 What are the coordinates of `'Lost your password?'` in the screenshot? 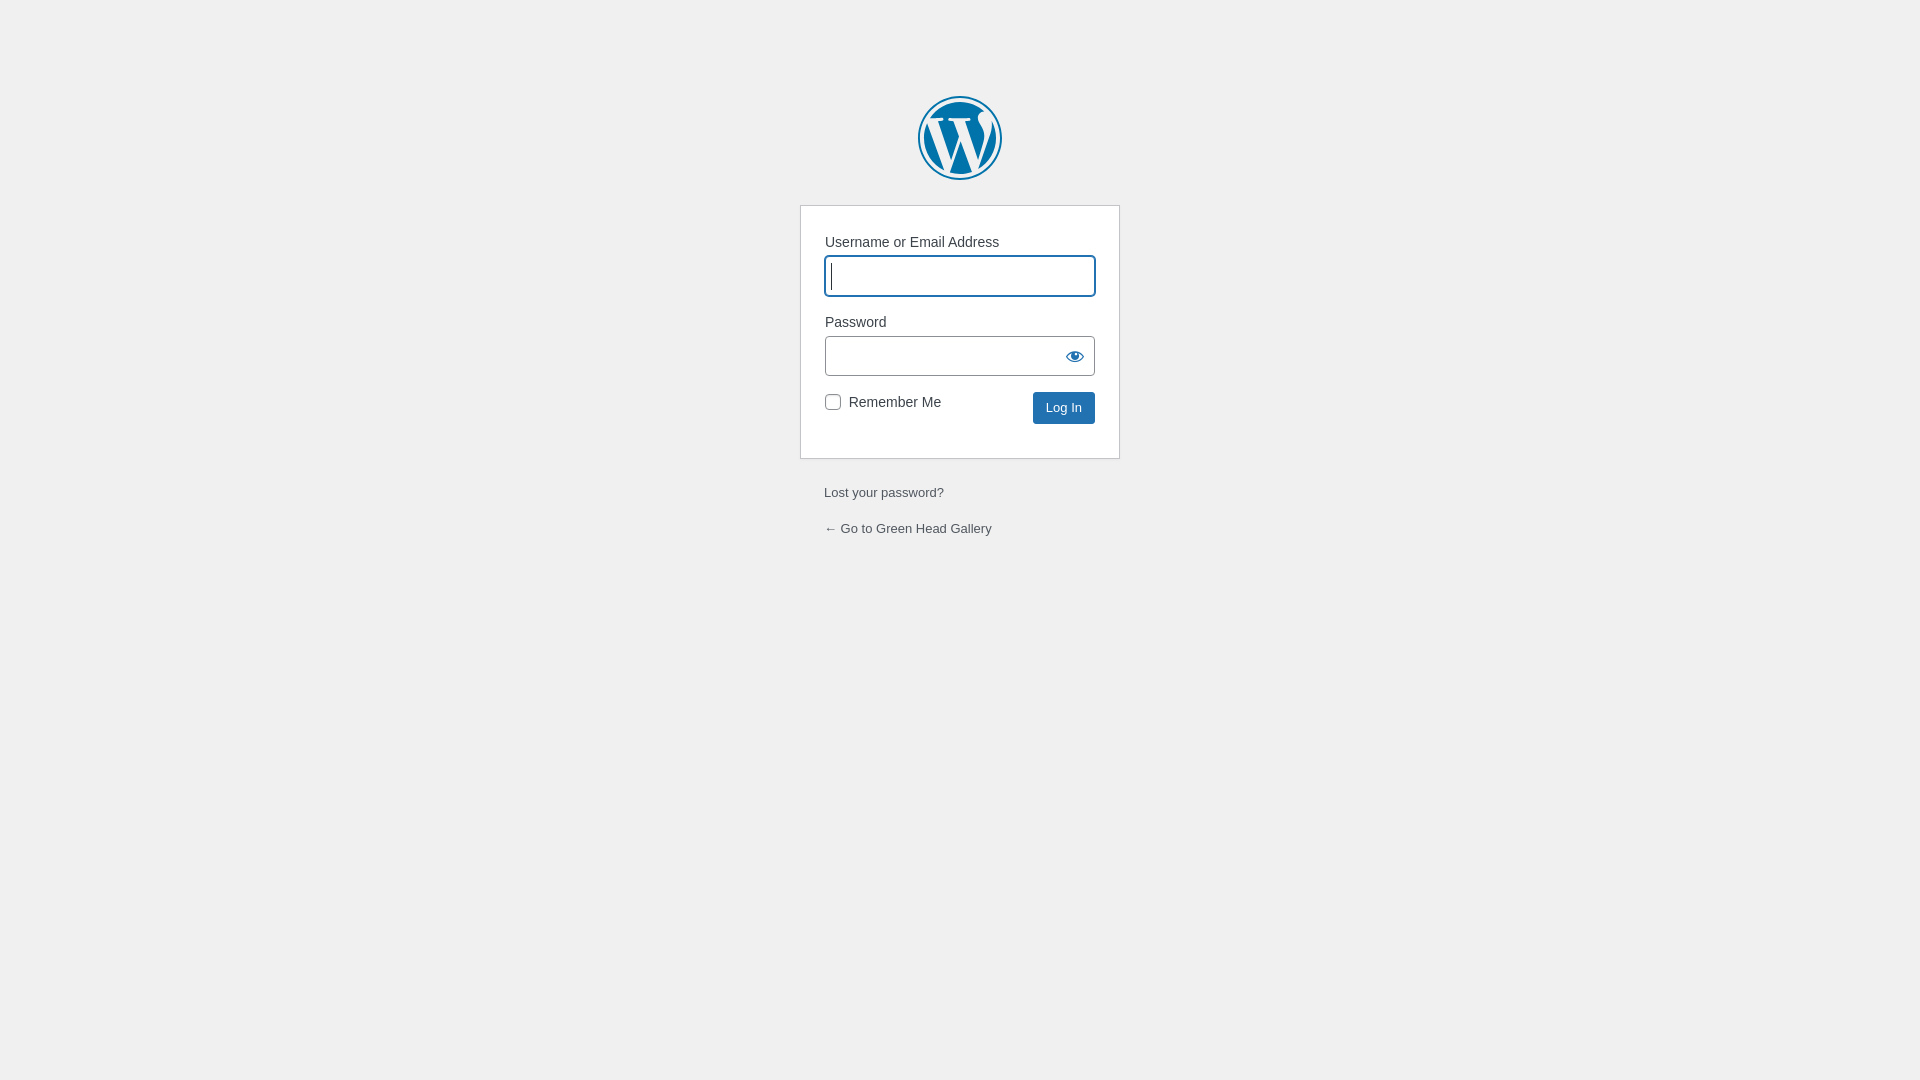 It's located at (882, 492).